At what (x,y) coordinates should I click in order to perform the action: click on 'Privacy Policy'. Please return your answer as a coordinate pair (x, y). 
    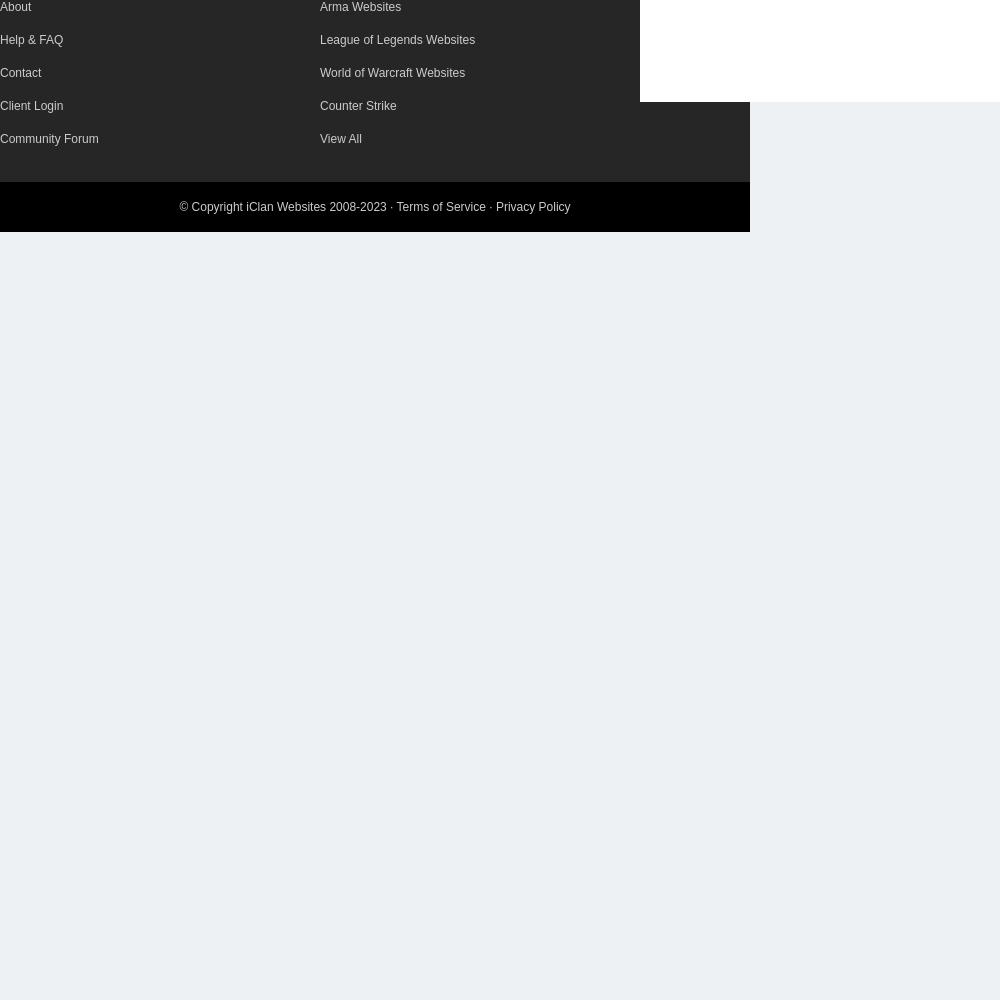
    Looking at the image, I should click on (494, 206).